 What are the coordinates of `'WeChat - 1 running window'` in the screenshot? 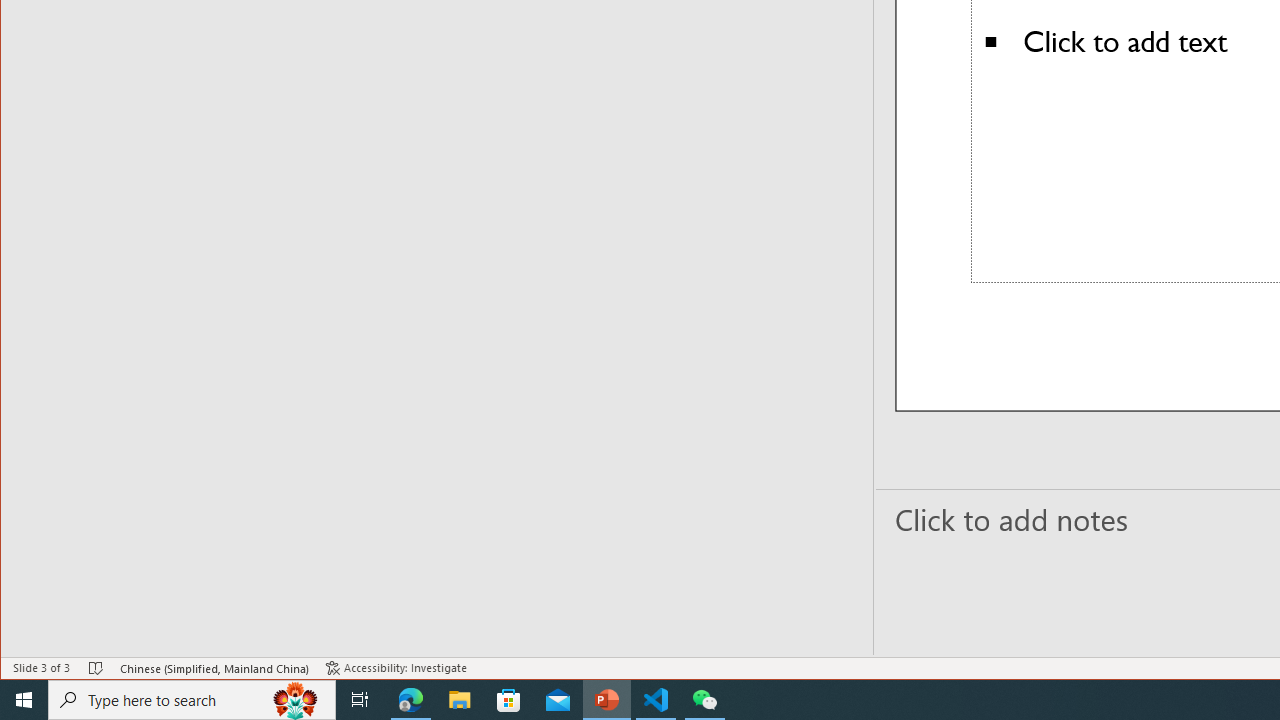 It's located at (705, 698).